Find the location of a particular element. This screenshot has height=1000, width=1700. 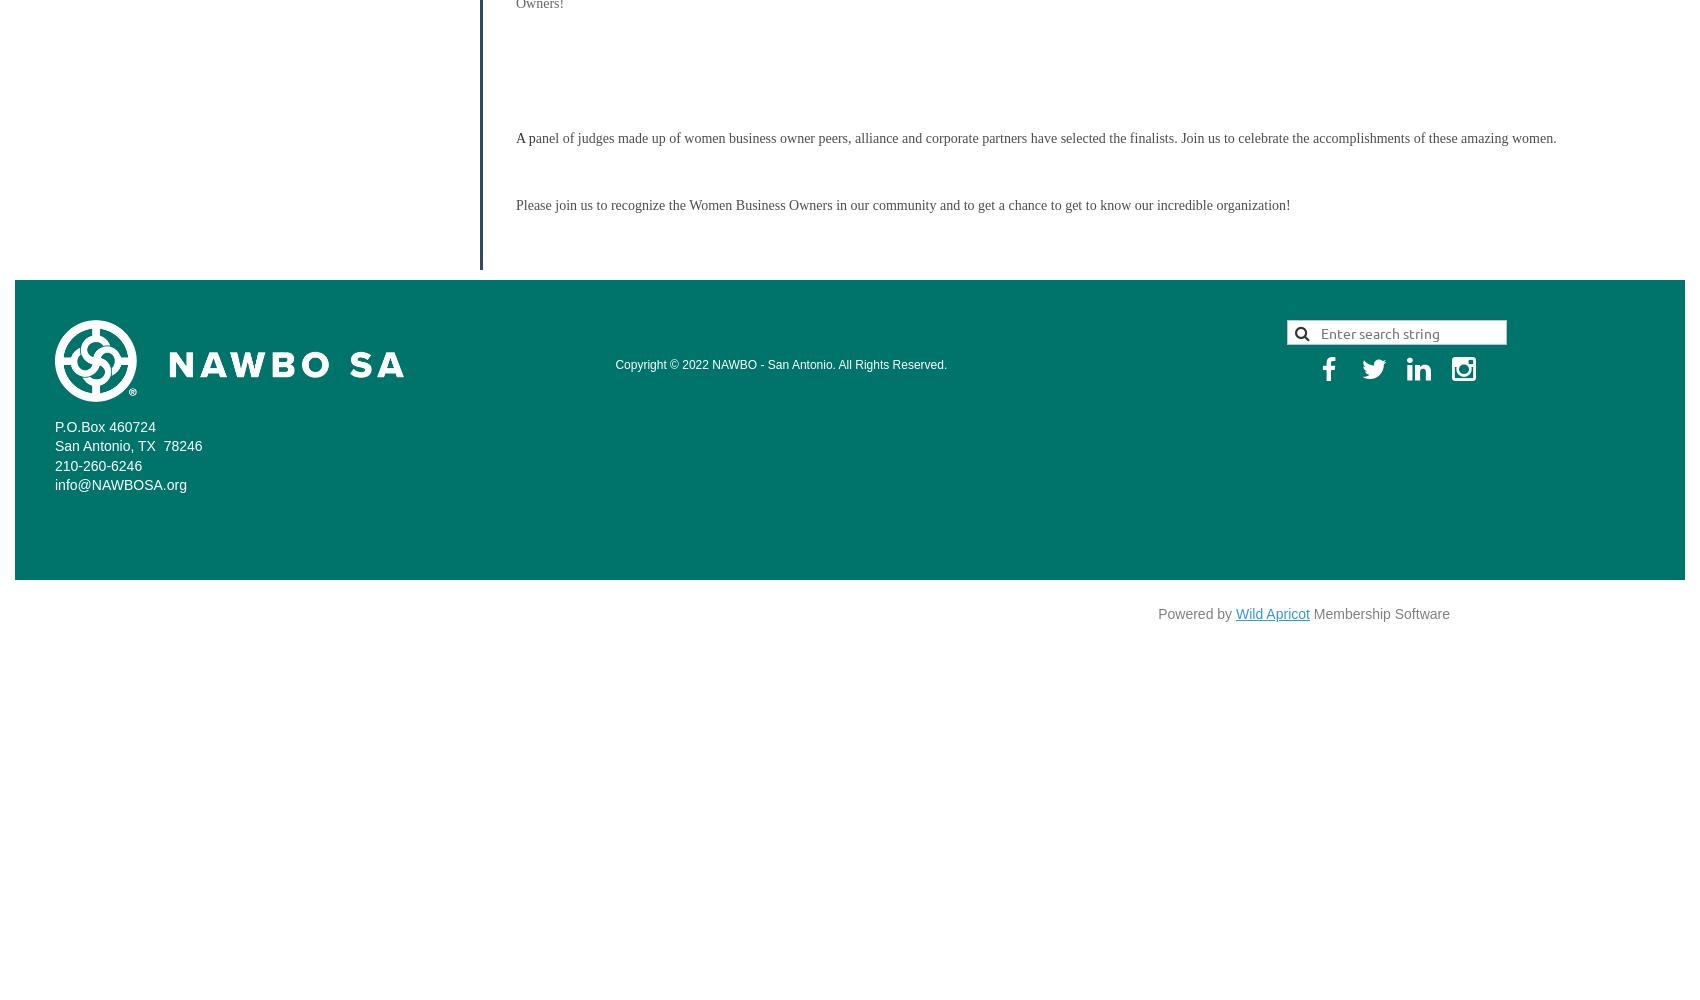

'P.O.Box 460724' is located at coordinates (105, 426).